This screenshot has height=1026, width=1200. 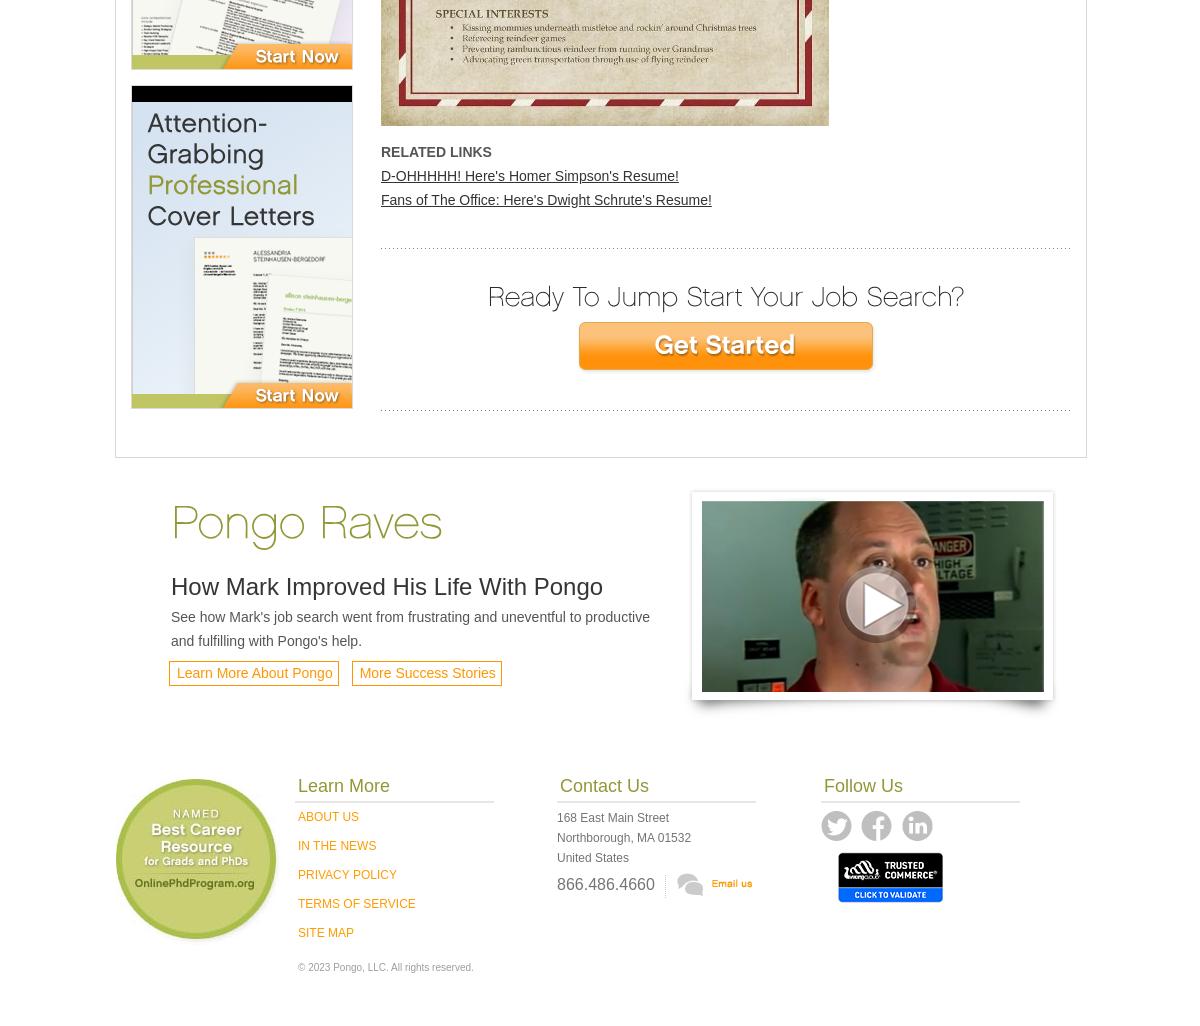 I want to click on 'D-OHHHHH! Here's Homer Simpson's Resume!', so click(x=528, y=174).